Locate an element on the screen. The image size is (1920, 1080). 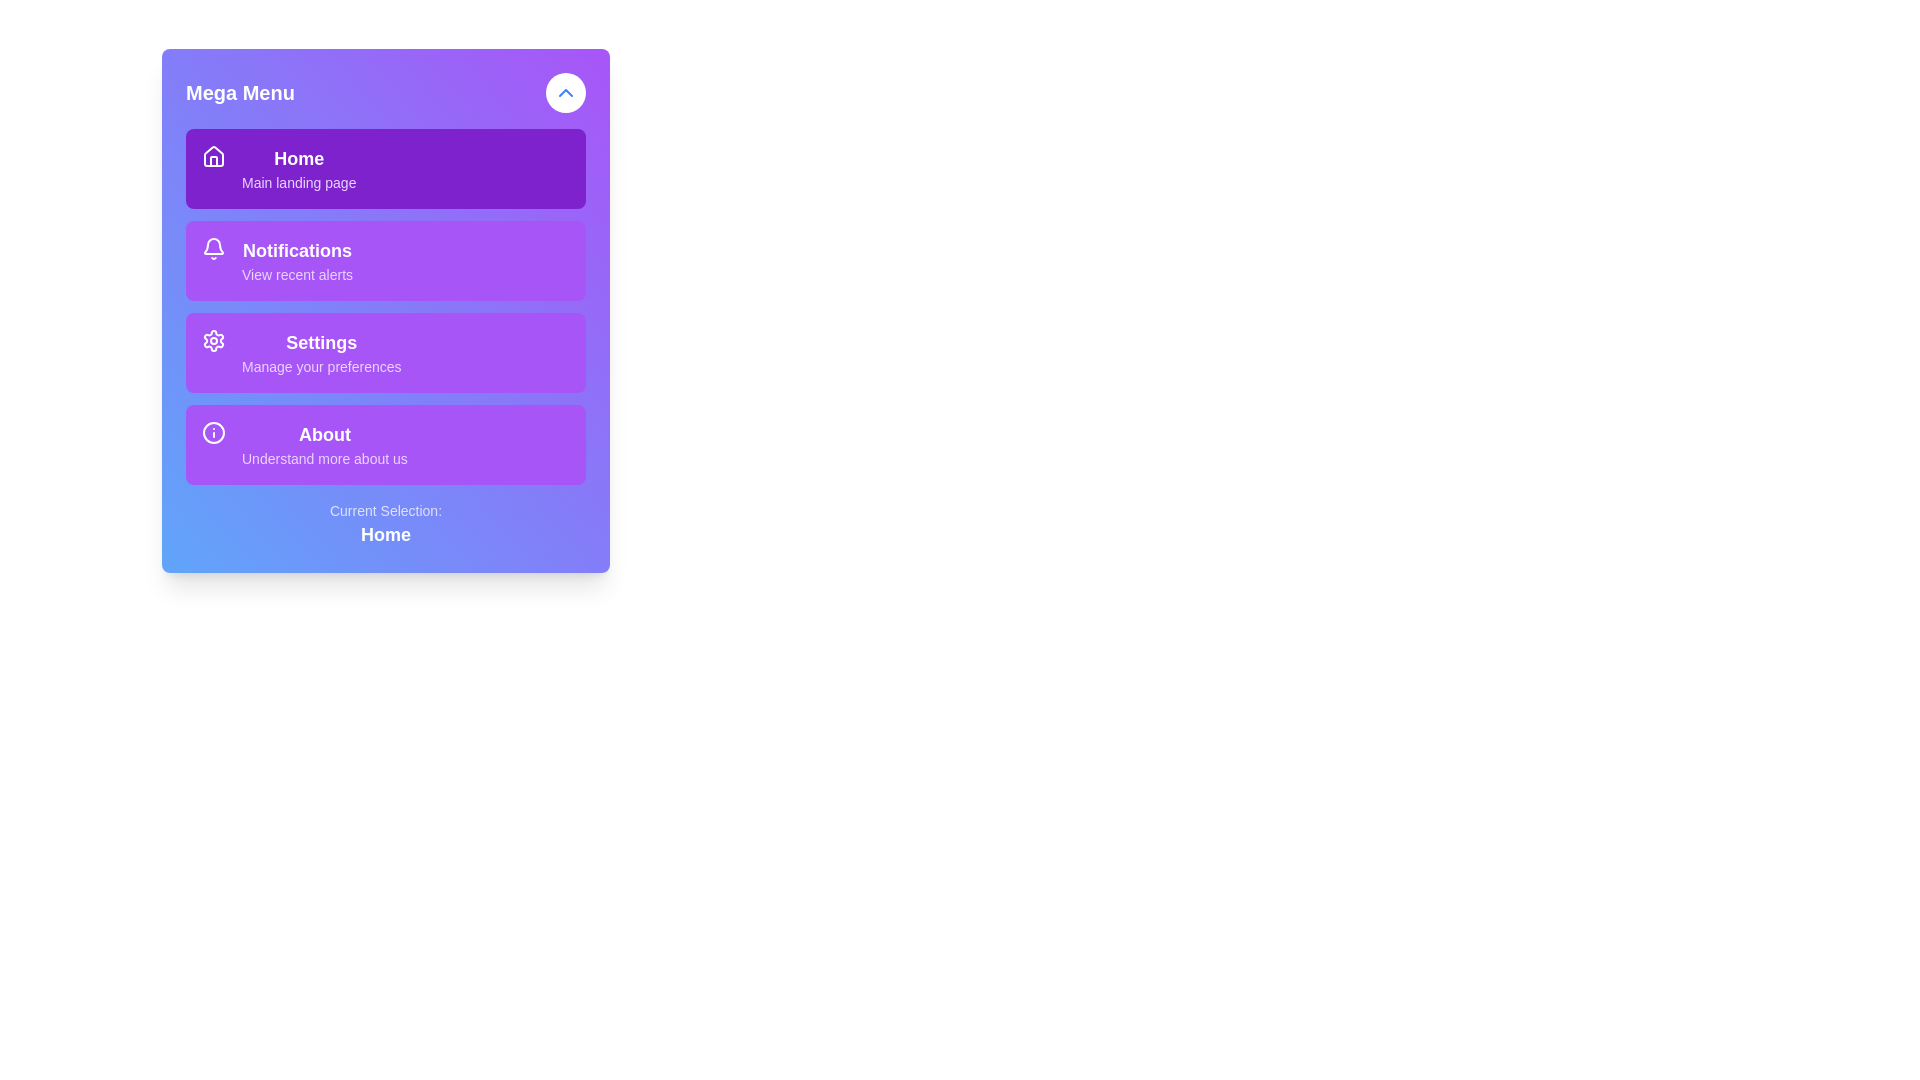
the text element that says 'Manage your preferences', which is styled in light purple and positioned below the 'Settings' text within the purple menu item is located at coordinates (321, 366).